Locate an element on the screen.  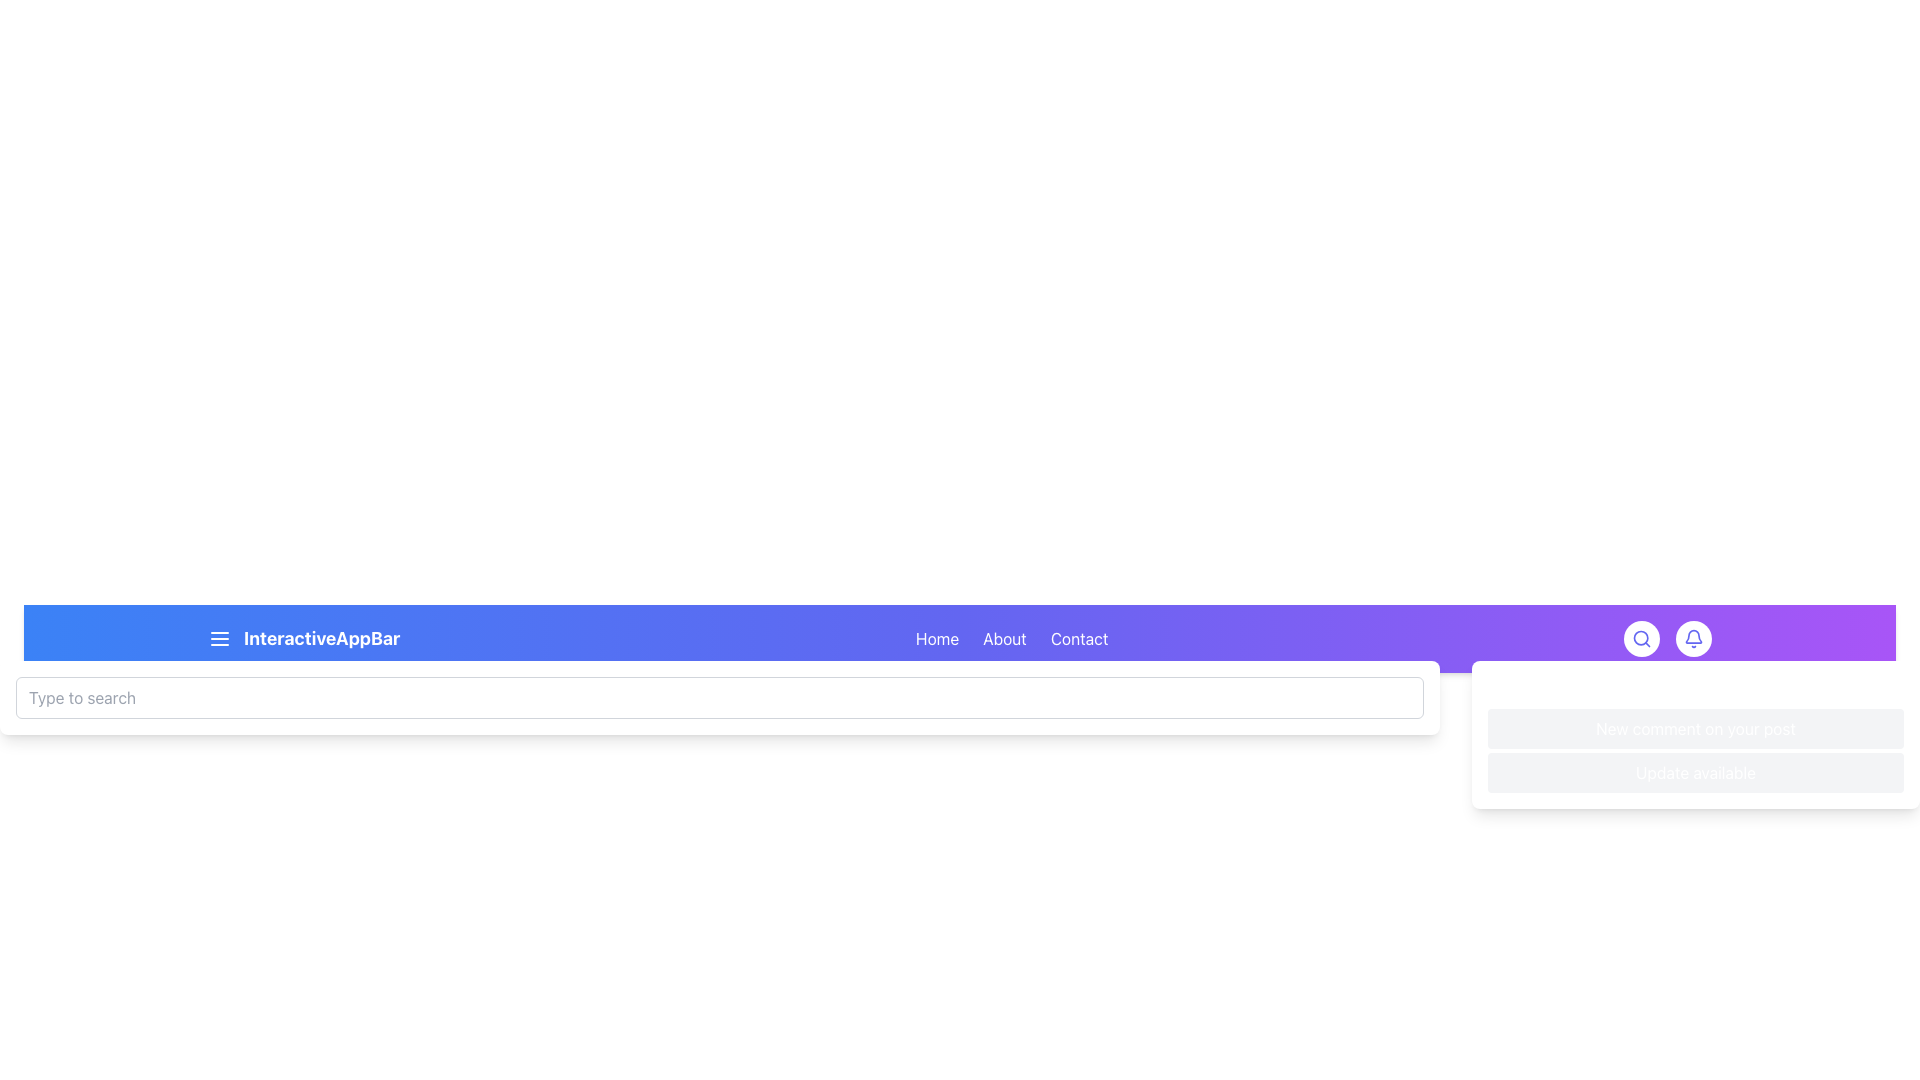
the group of hyperlinks in the application header bar is located at coordinates (1012, 639).